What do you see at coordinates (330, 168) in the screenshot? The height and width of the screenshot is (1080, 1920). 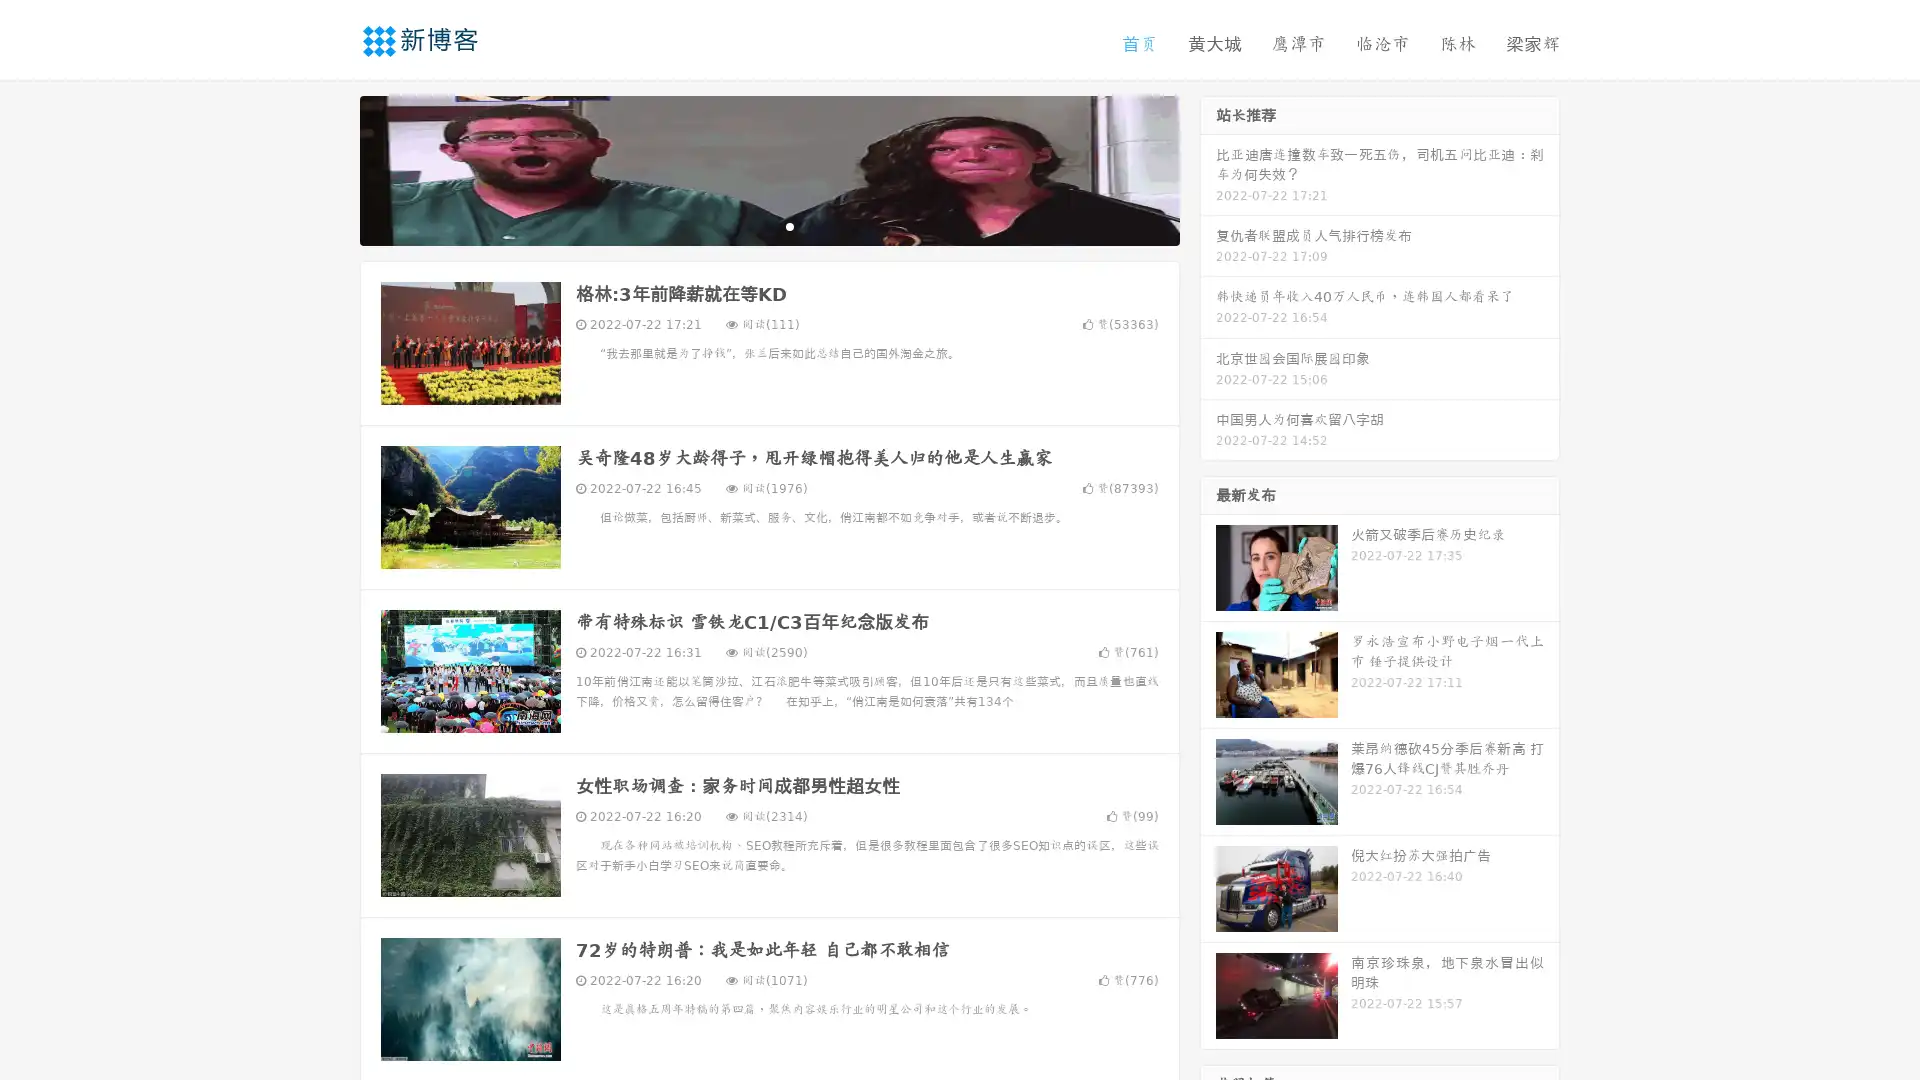 I see `Previous slide` at bounding box center [330, 168].